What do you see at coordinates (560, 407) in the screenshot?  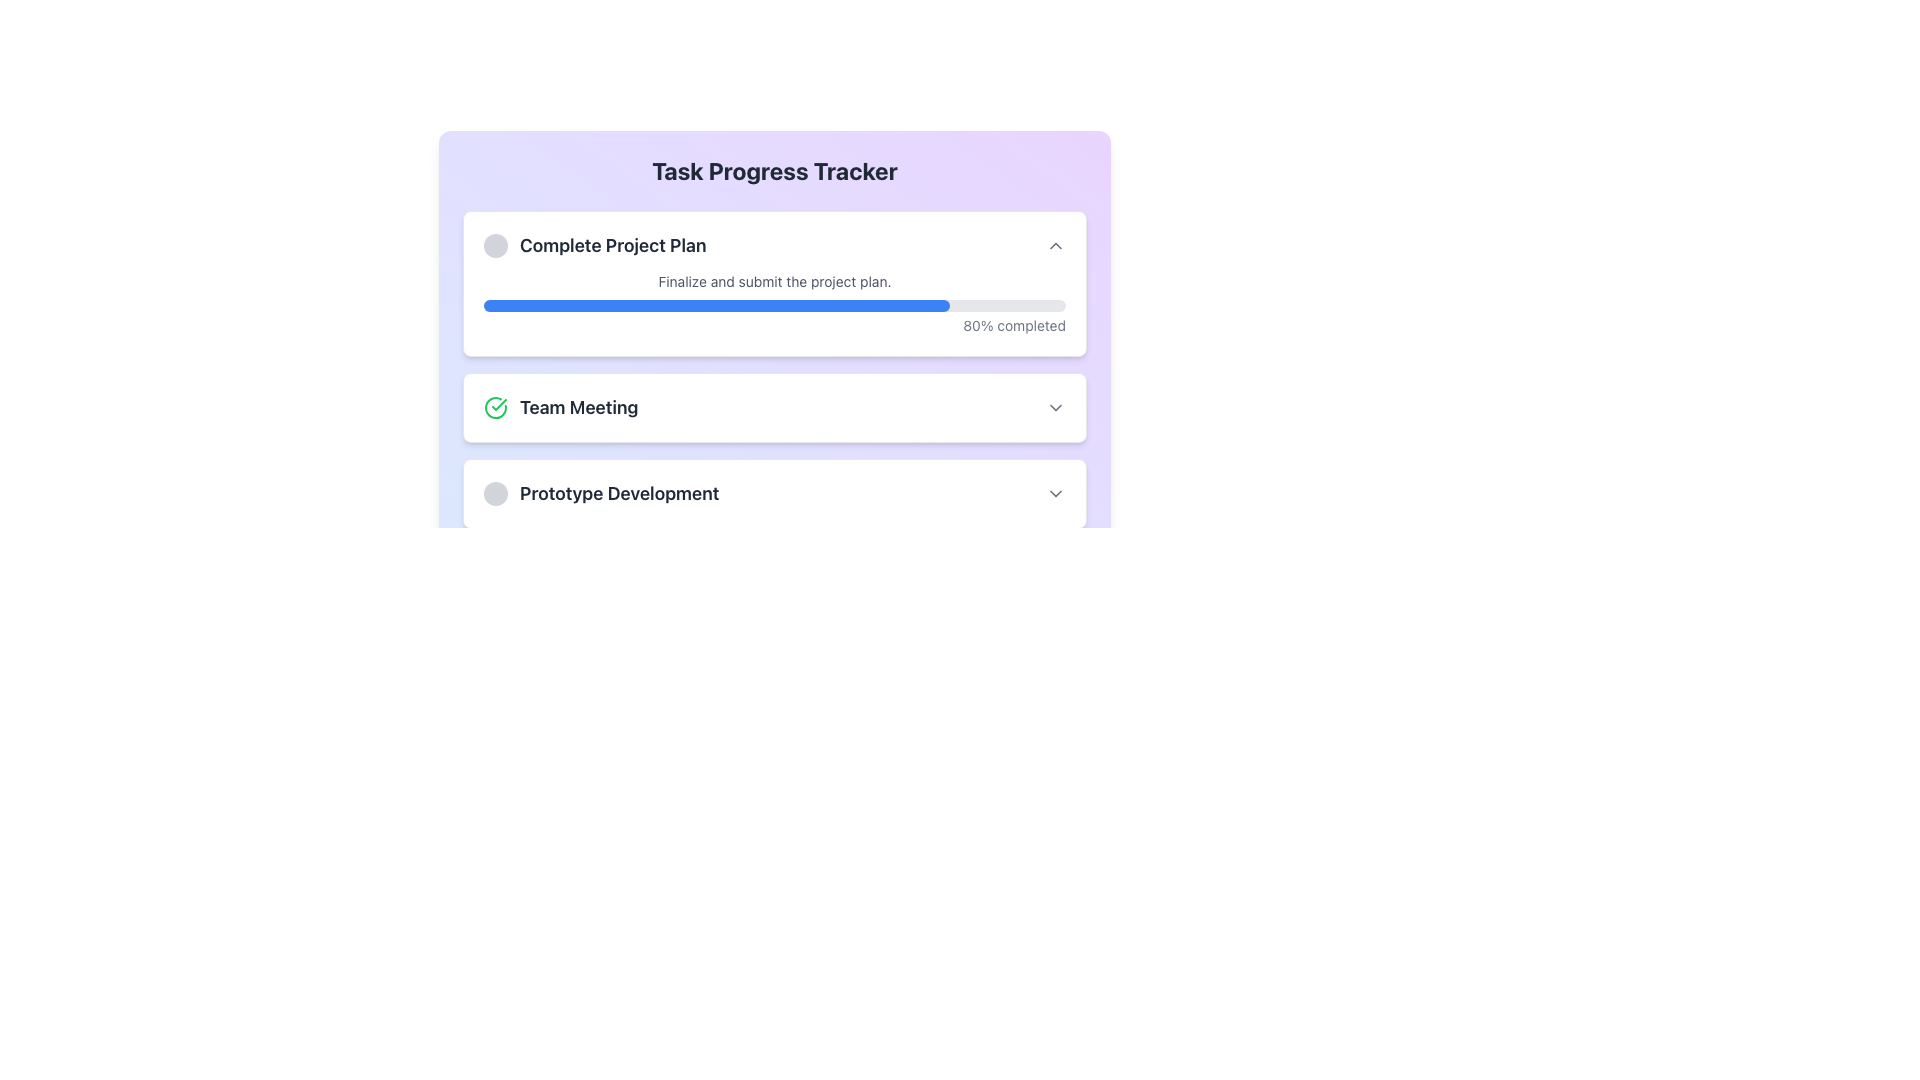 I see `the 'Team Meeting' text label` at bounding box center [560, 407].